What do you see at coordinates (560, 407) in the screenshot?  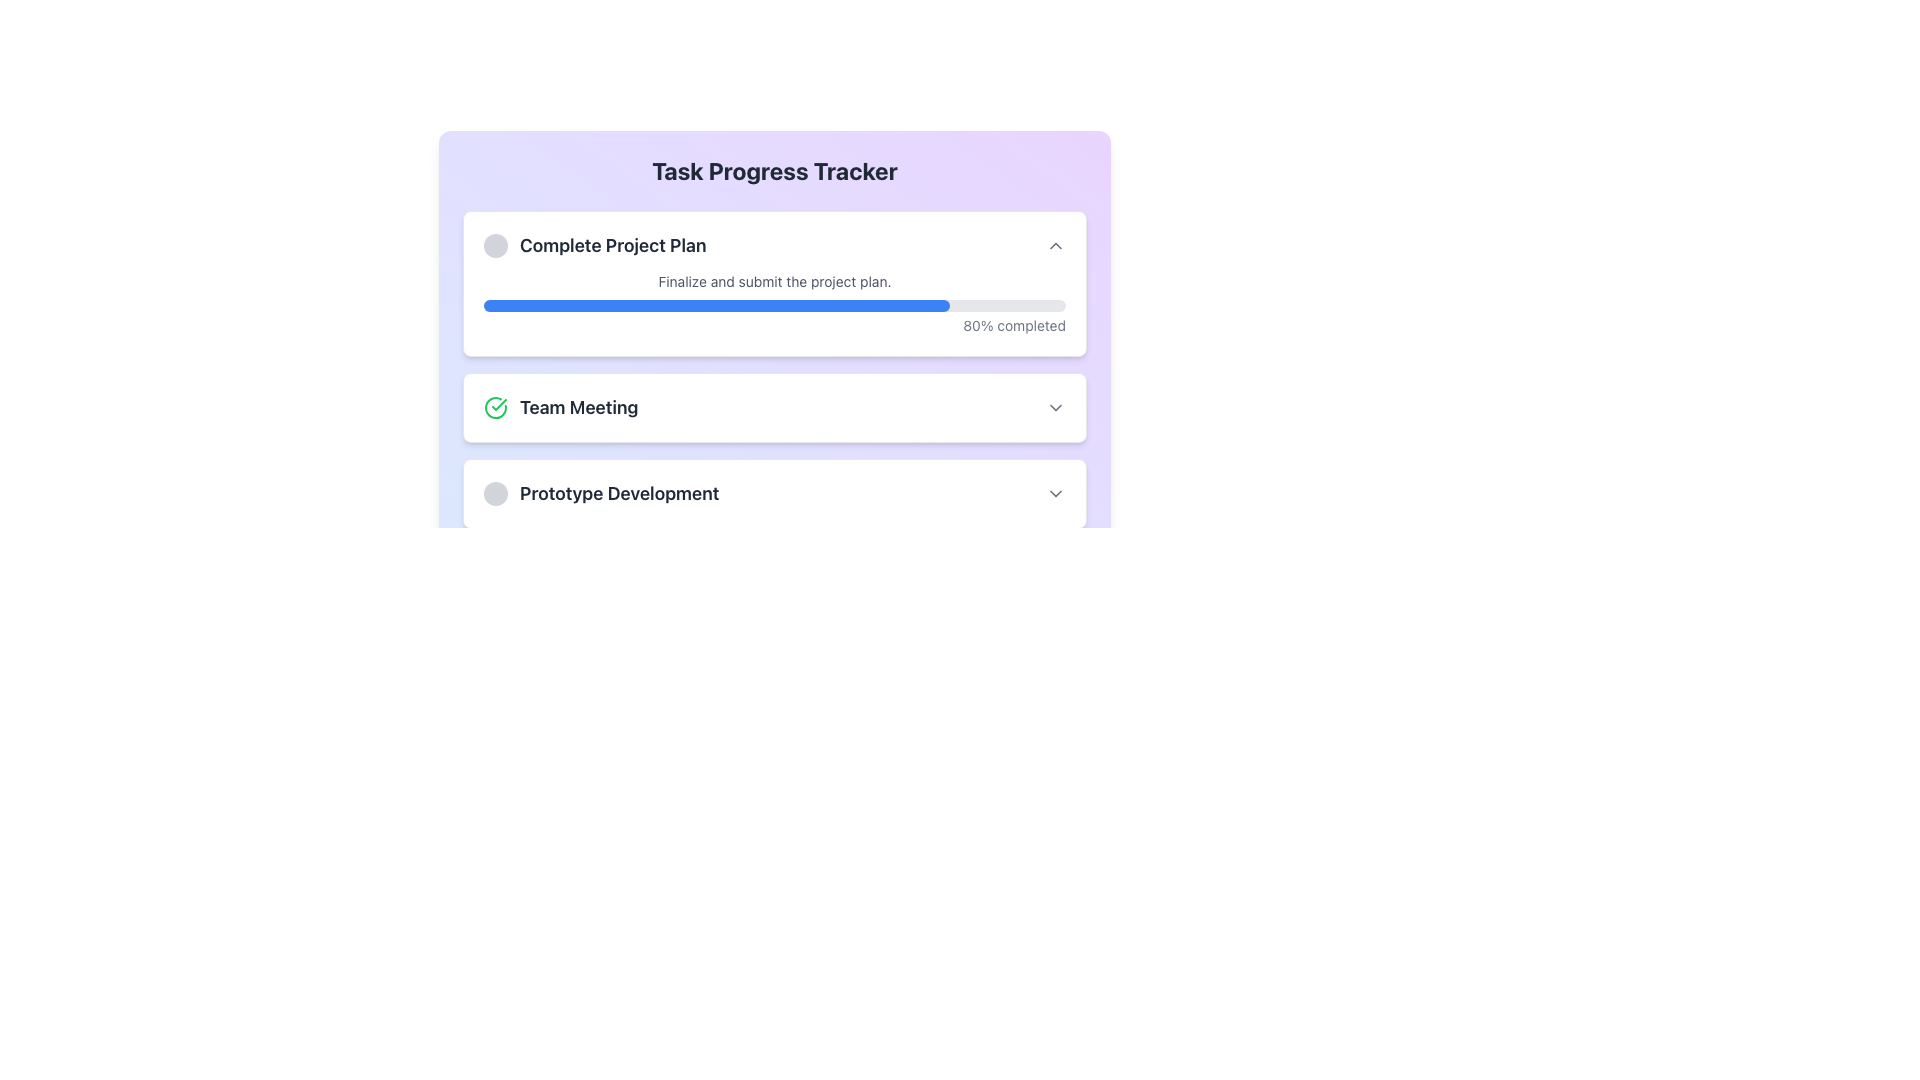 I see `the 'Team Meeting' text label` at bounding box center [560, 407].